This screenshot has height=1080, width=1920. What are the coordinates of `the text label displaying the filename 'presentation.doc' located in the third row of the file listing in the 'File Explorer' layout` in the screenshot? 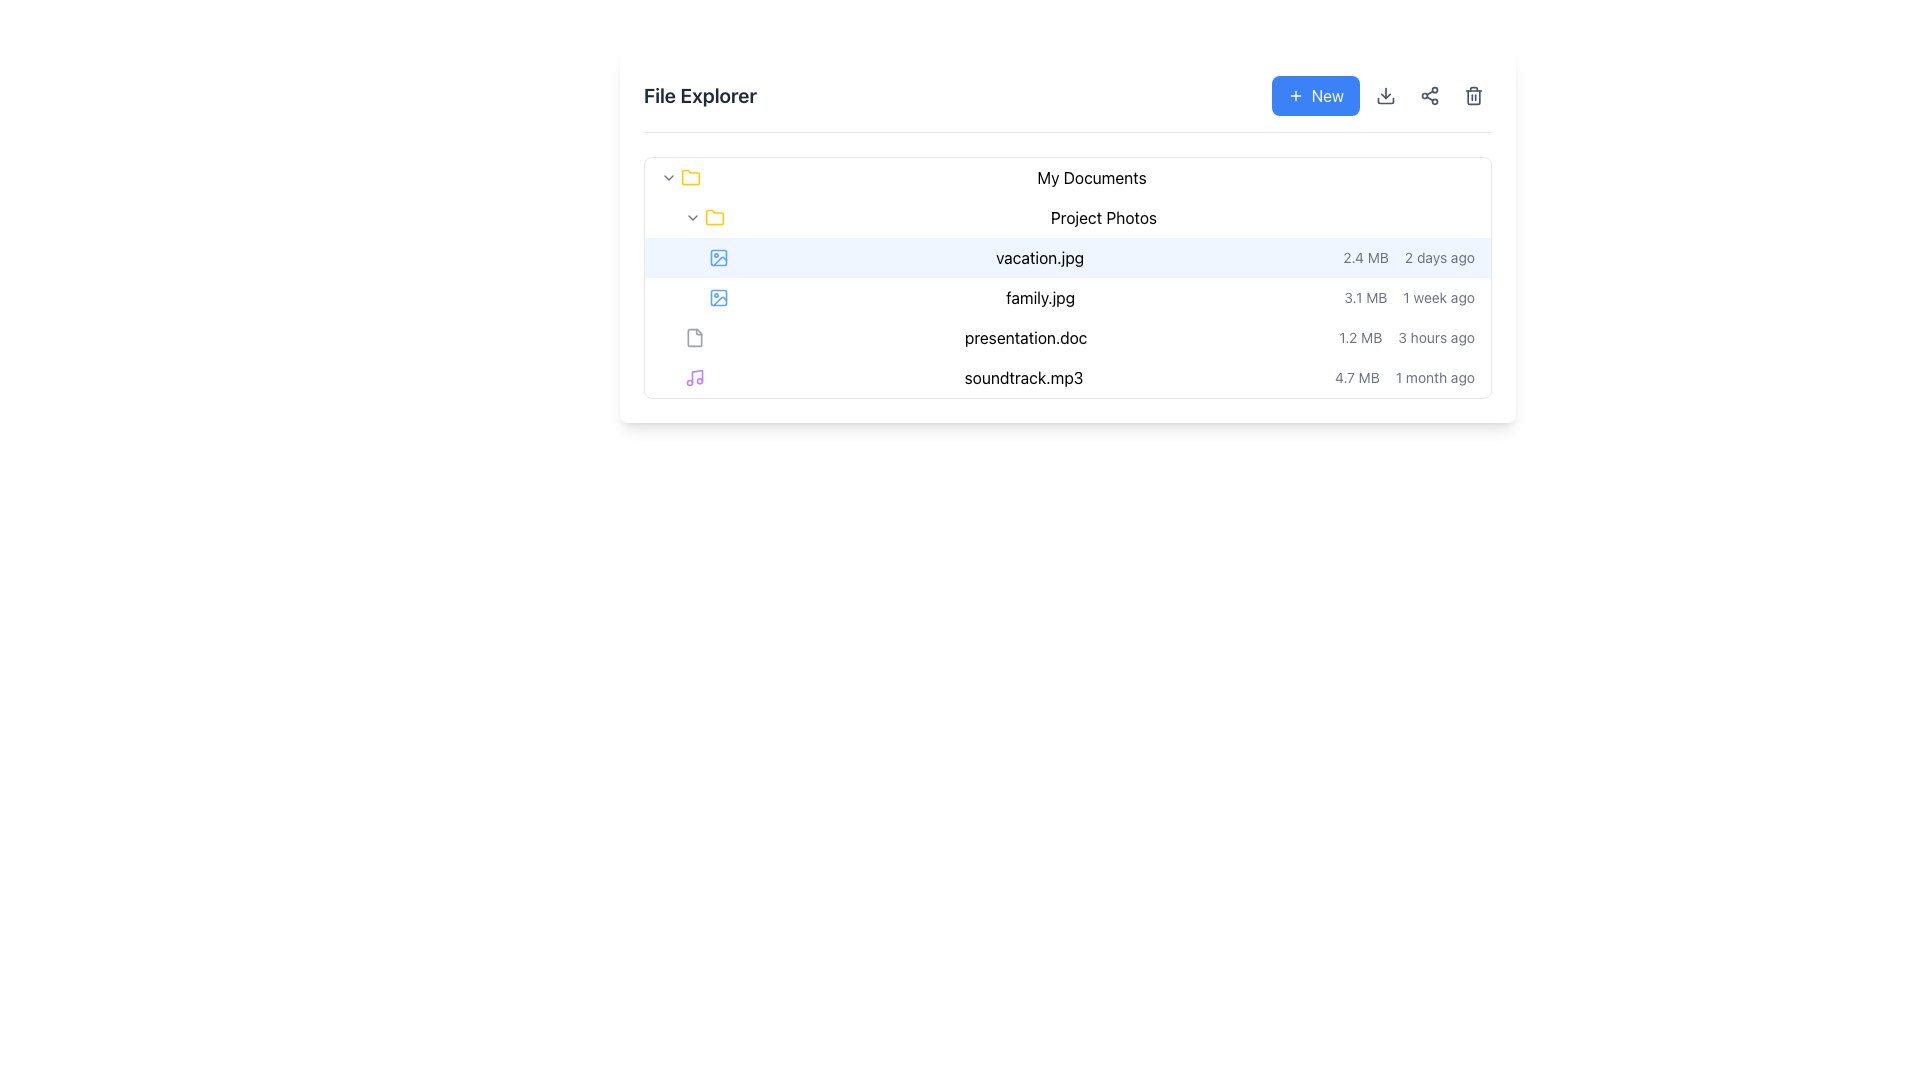 It's located at (1026, 337).